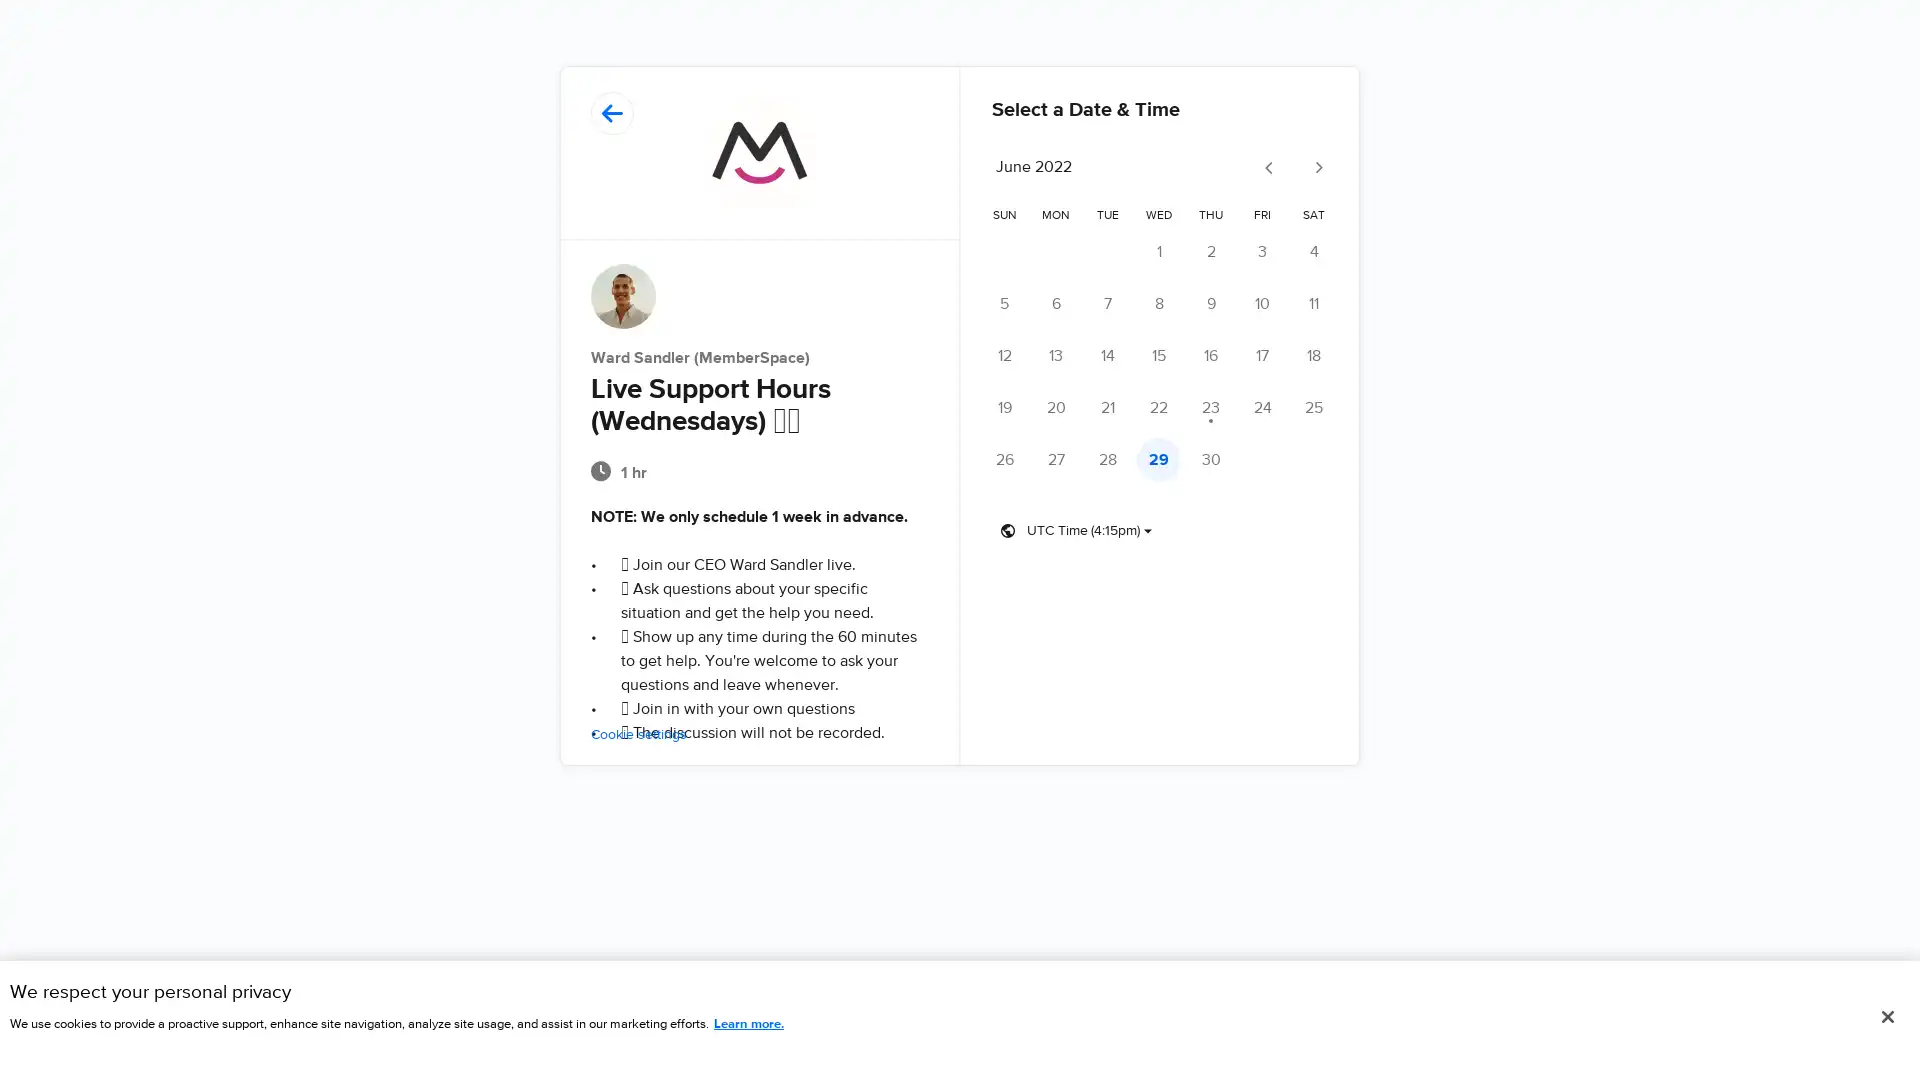  I want to click on Monday, June 27 - No times available, so click(1055, 459).